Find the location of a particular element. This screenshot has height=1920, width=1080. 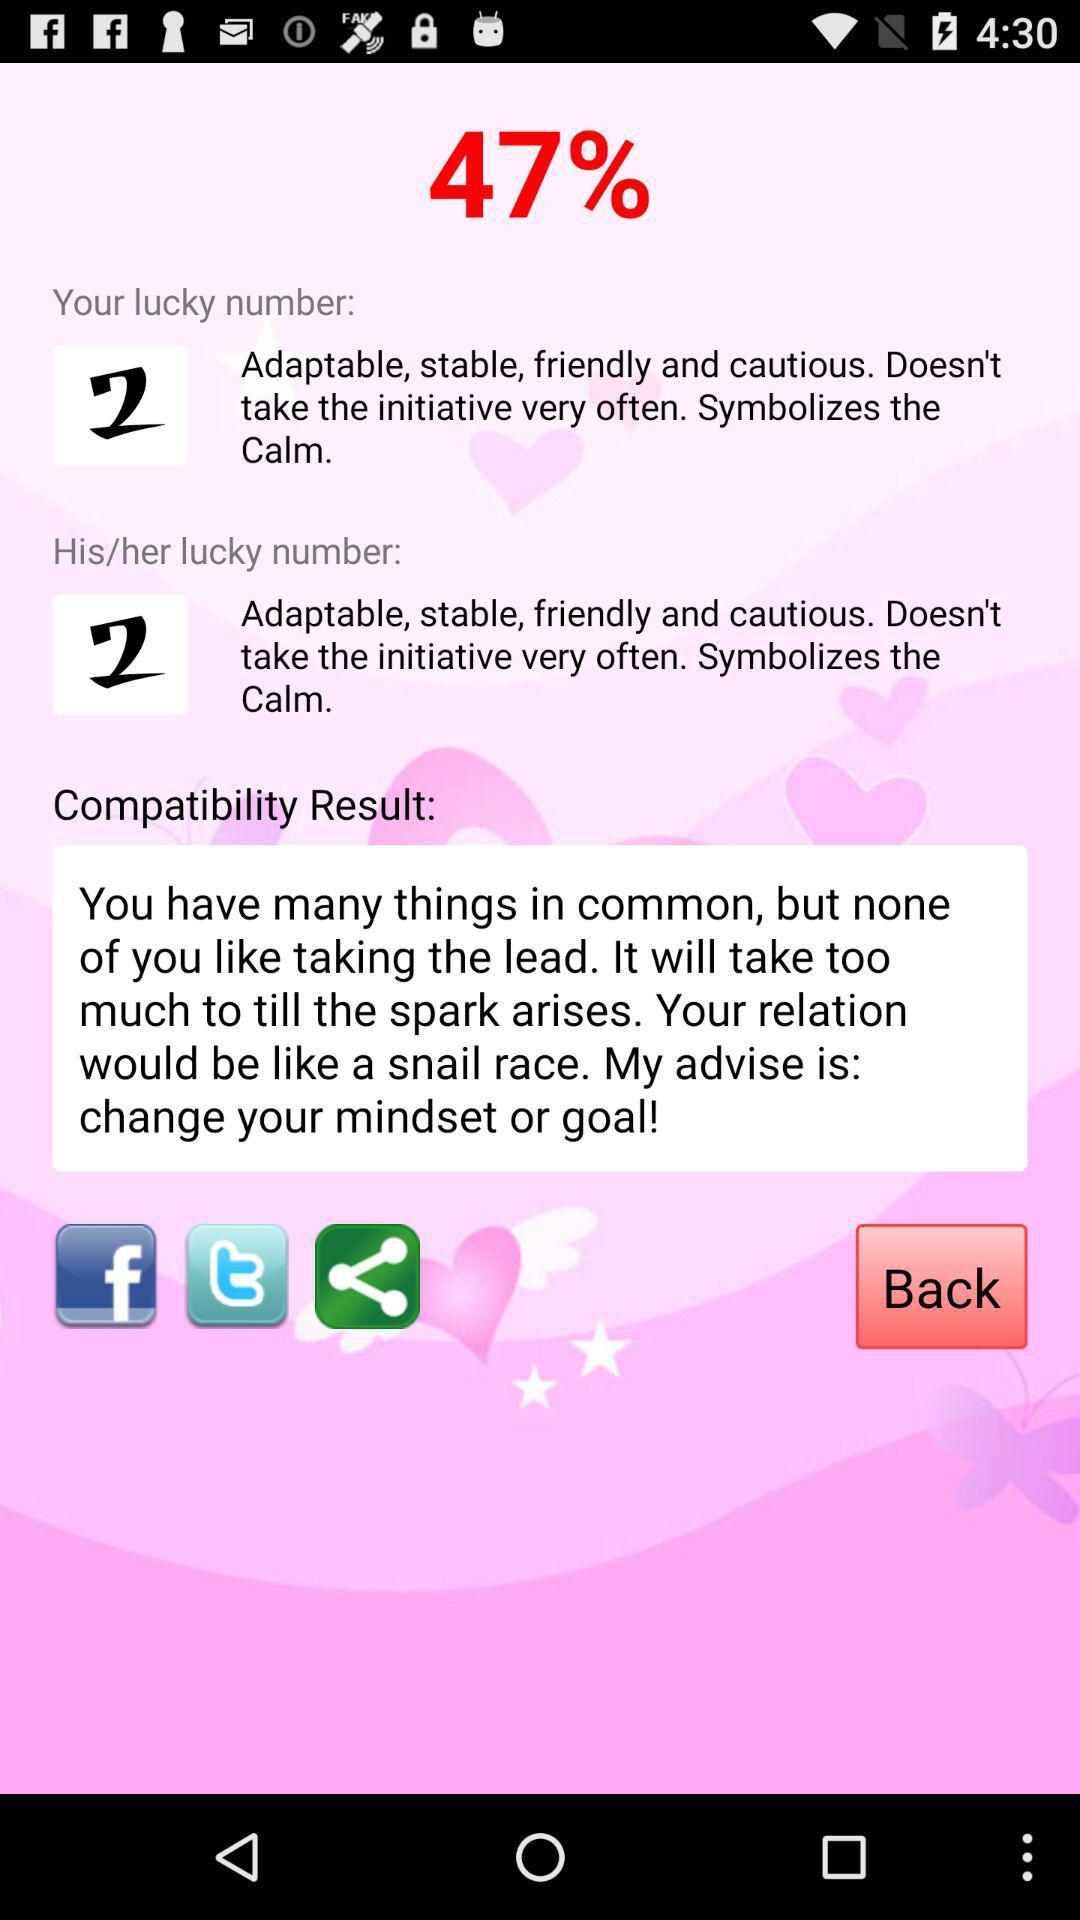

item to the left of the back is located at coordinates (367, 1275).